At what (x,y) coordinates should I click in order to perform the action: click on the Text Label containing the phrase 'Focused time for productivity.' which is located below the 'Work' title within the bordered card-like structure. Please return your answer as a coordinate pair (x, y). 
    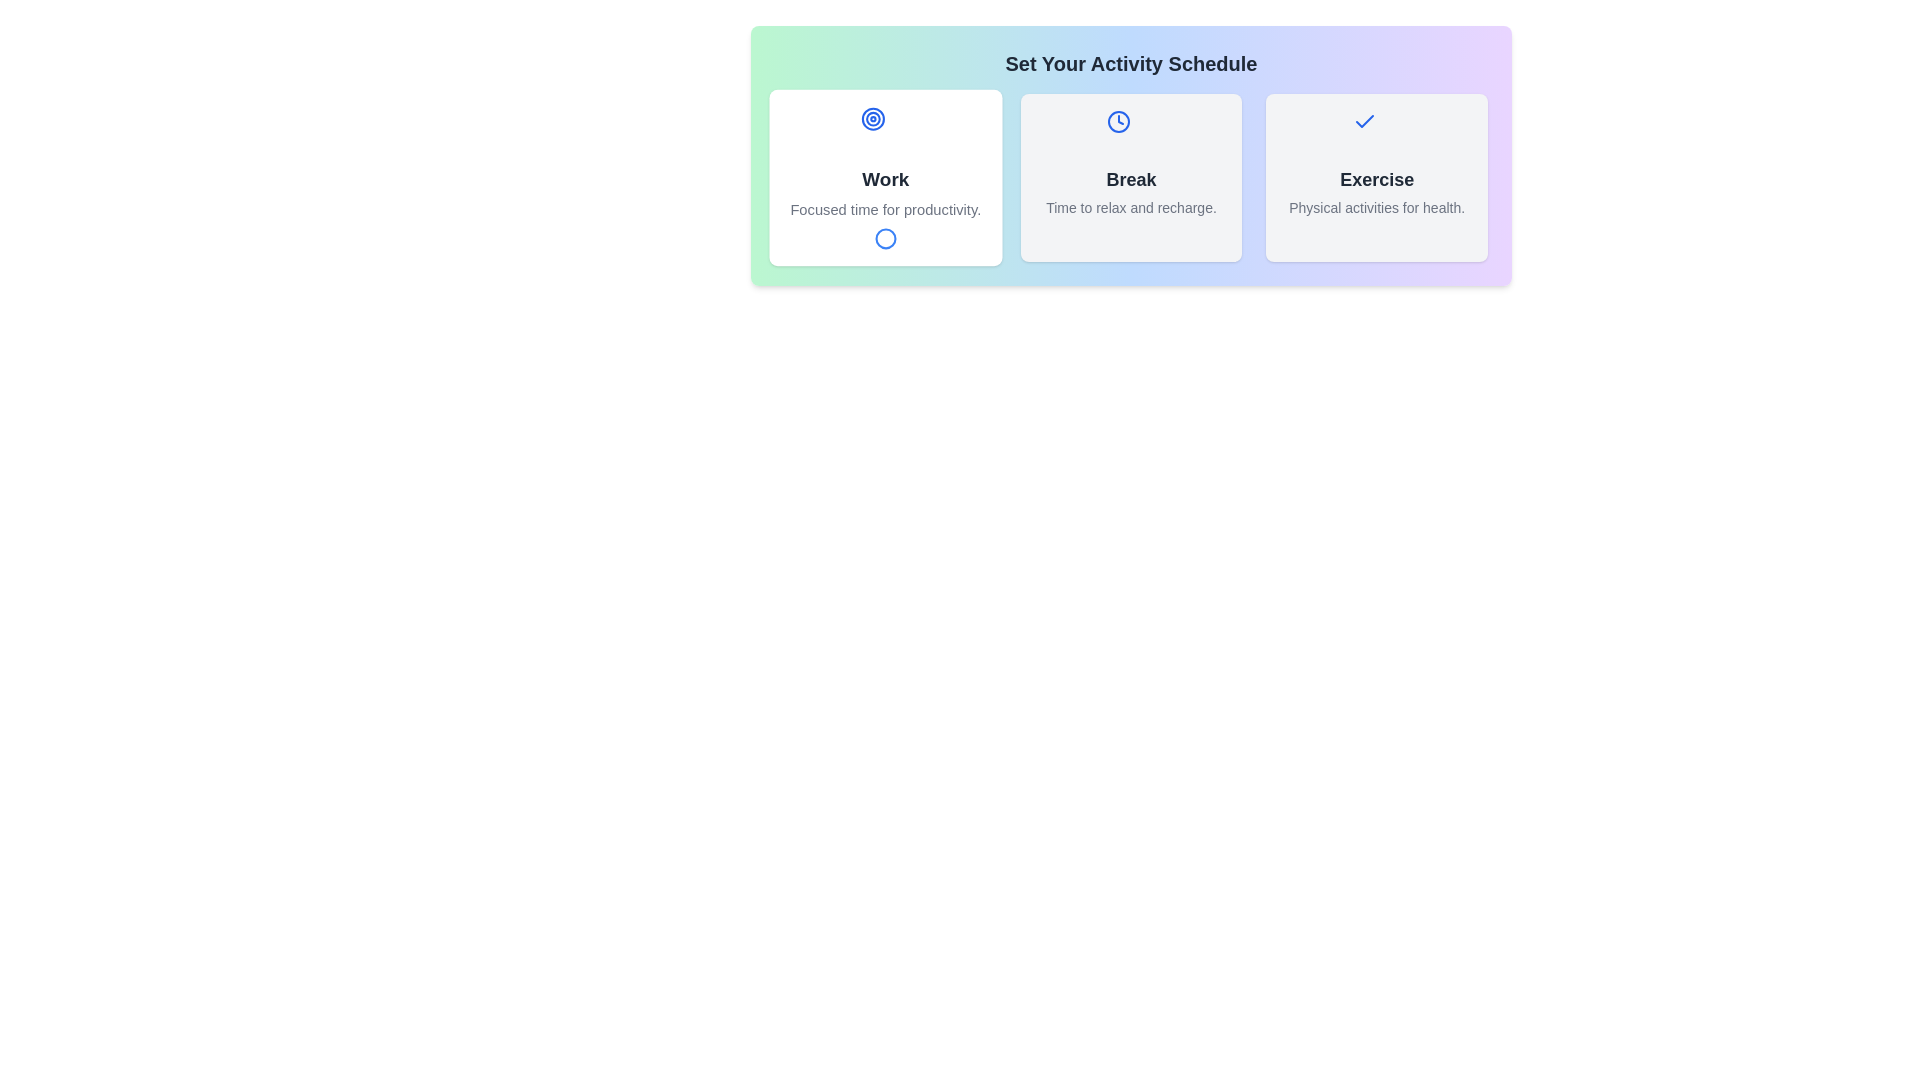
    Looking at the image, I should click on (884, 209).